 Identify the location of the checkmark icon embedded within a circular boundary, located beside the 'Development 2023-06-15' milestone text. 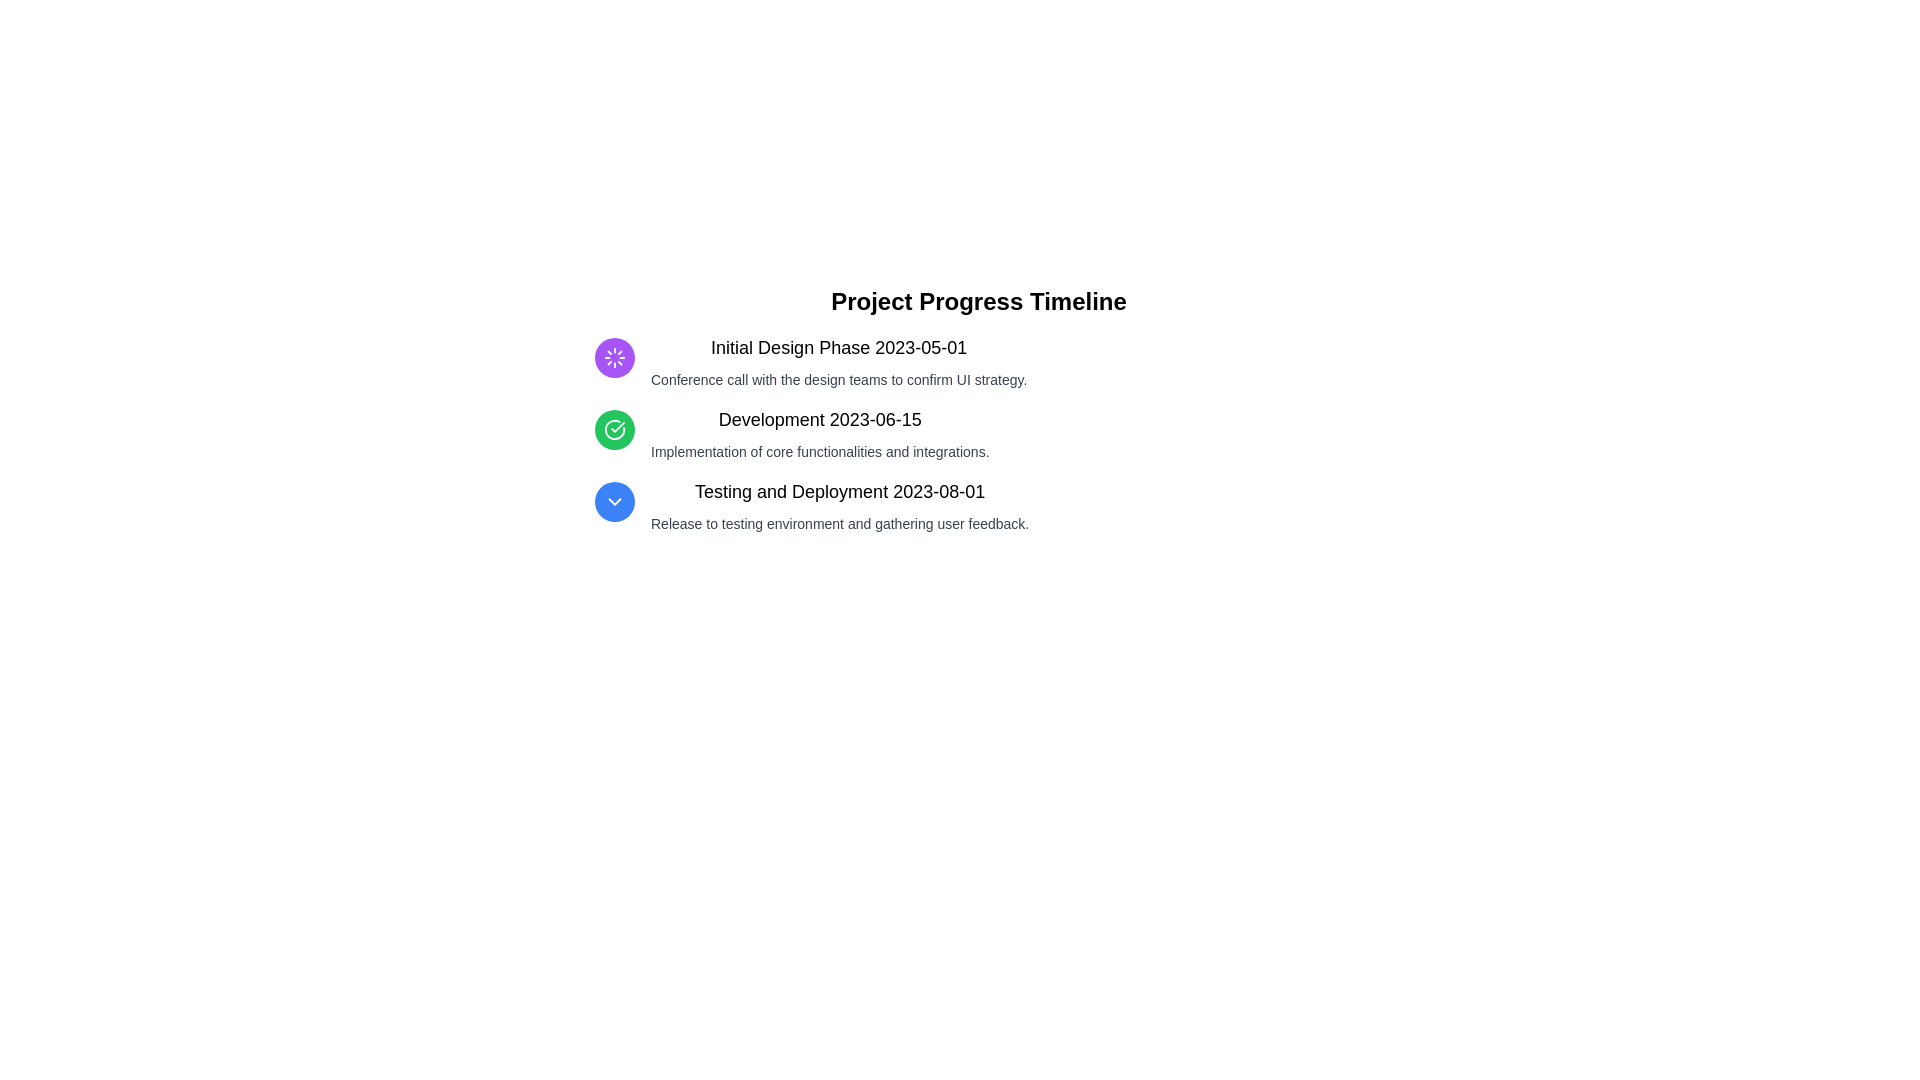
(617, 426).